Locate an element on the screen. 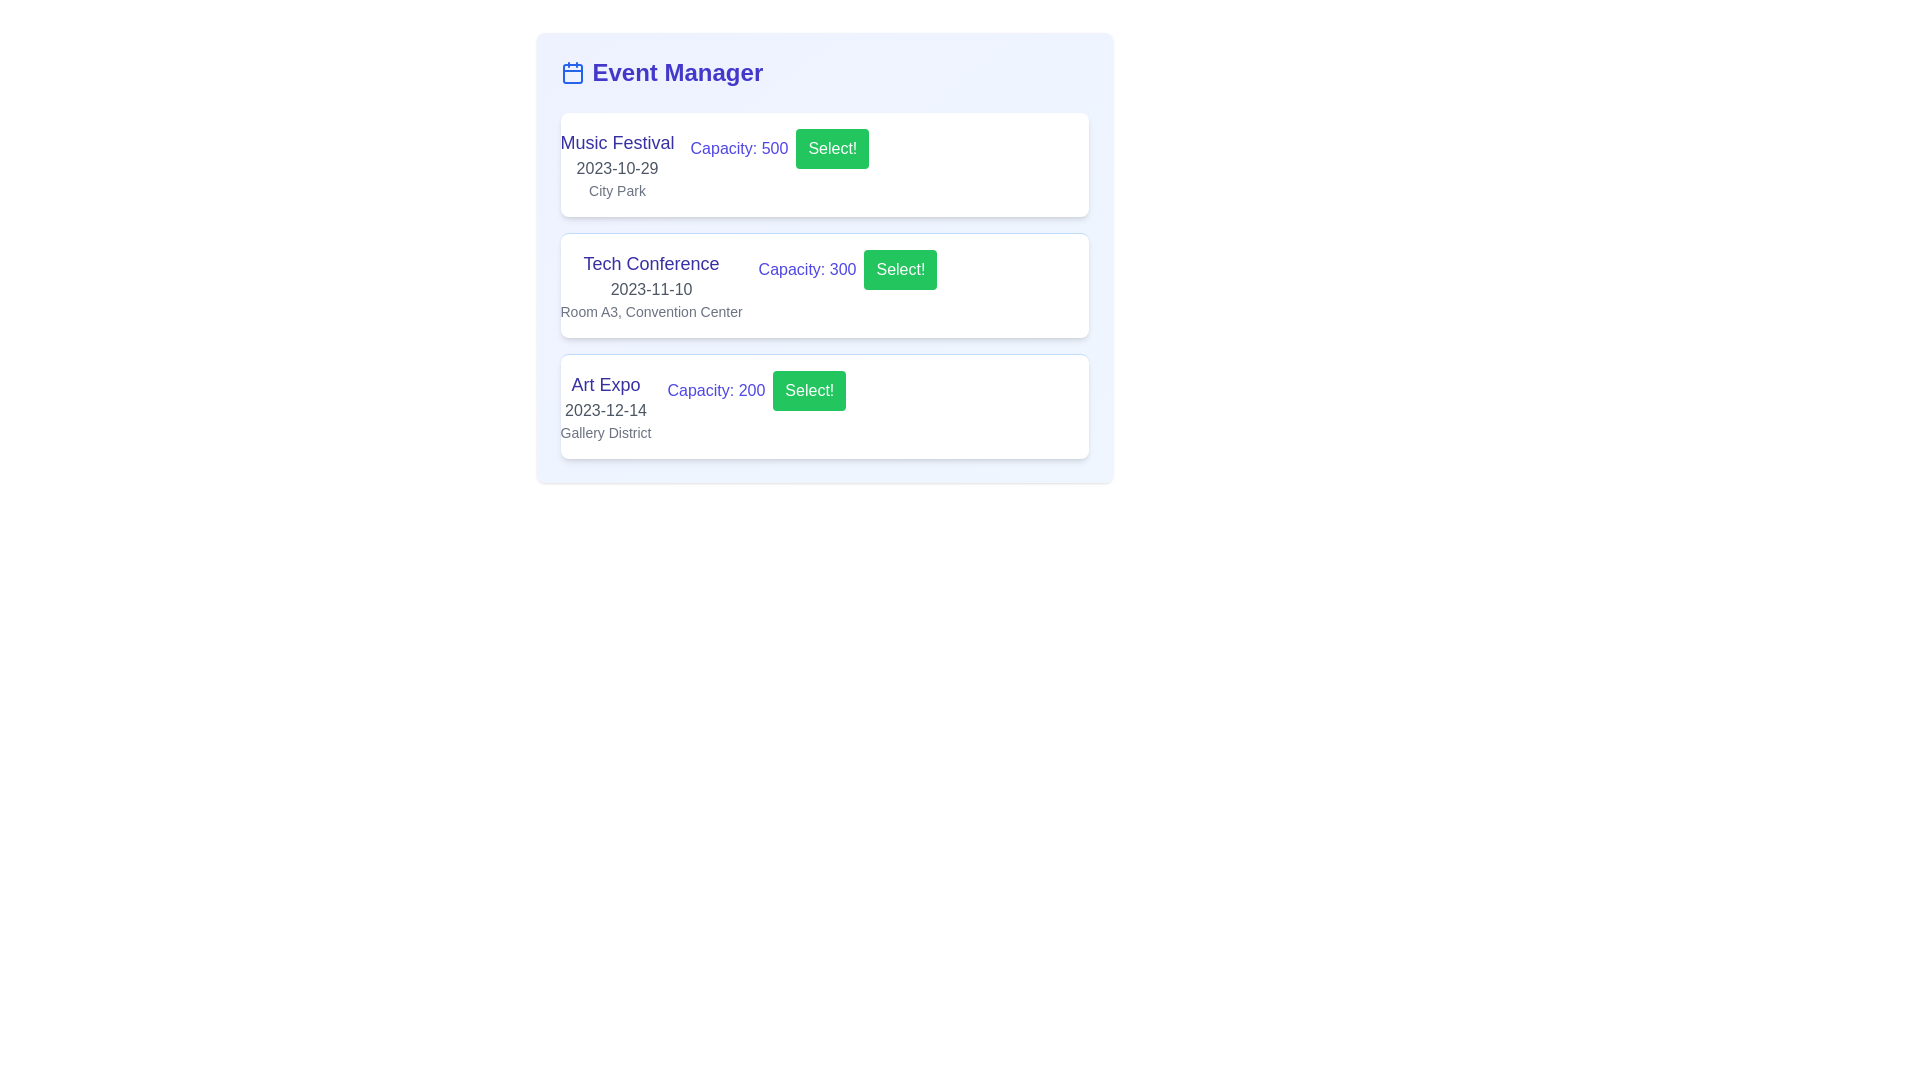 The image size is (1920, 1080). the date information displayed in gray font, '2023-11-10', positioned below the heading 'Tech Conference' is located at coordinates (651, 289).